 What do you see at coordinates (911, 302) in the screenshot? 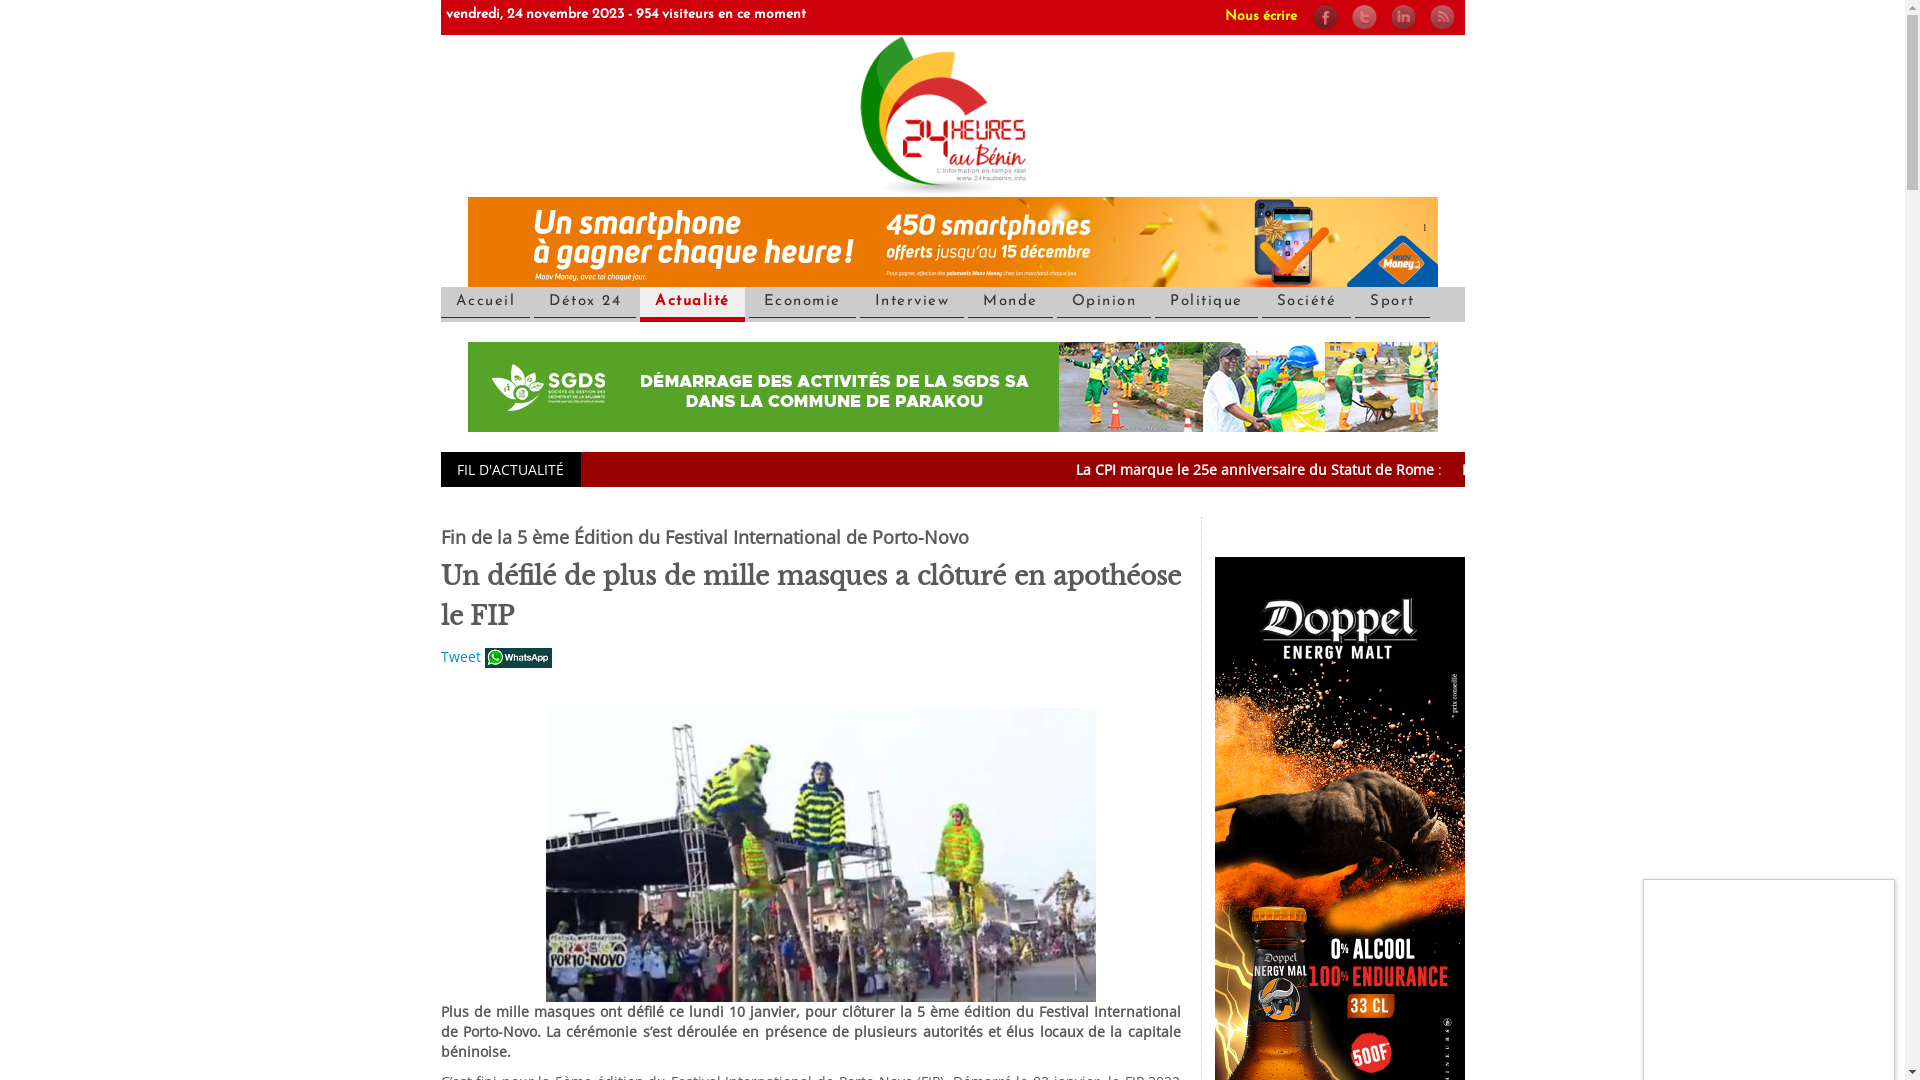
I see `'Interview'` at bounding box center [911, 302].